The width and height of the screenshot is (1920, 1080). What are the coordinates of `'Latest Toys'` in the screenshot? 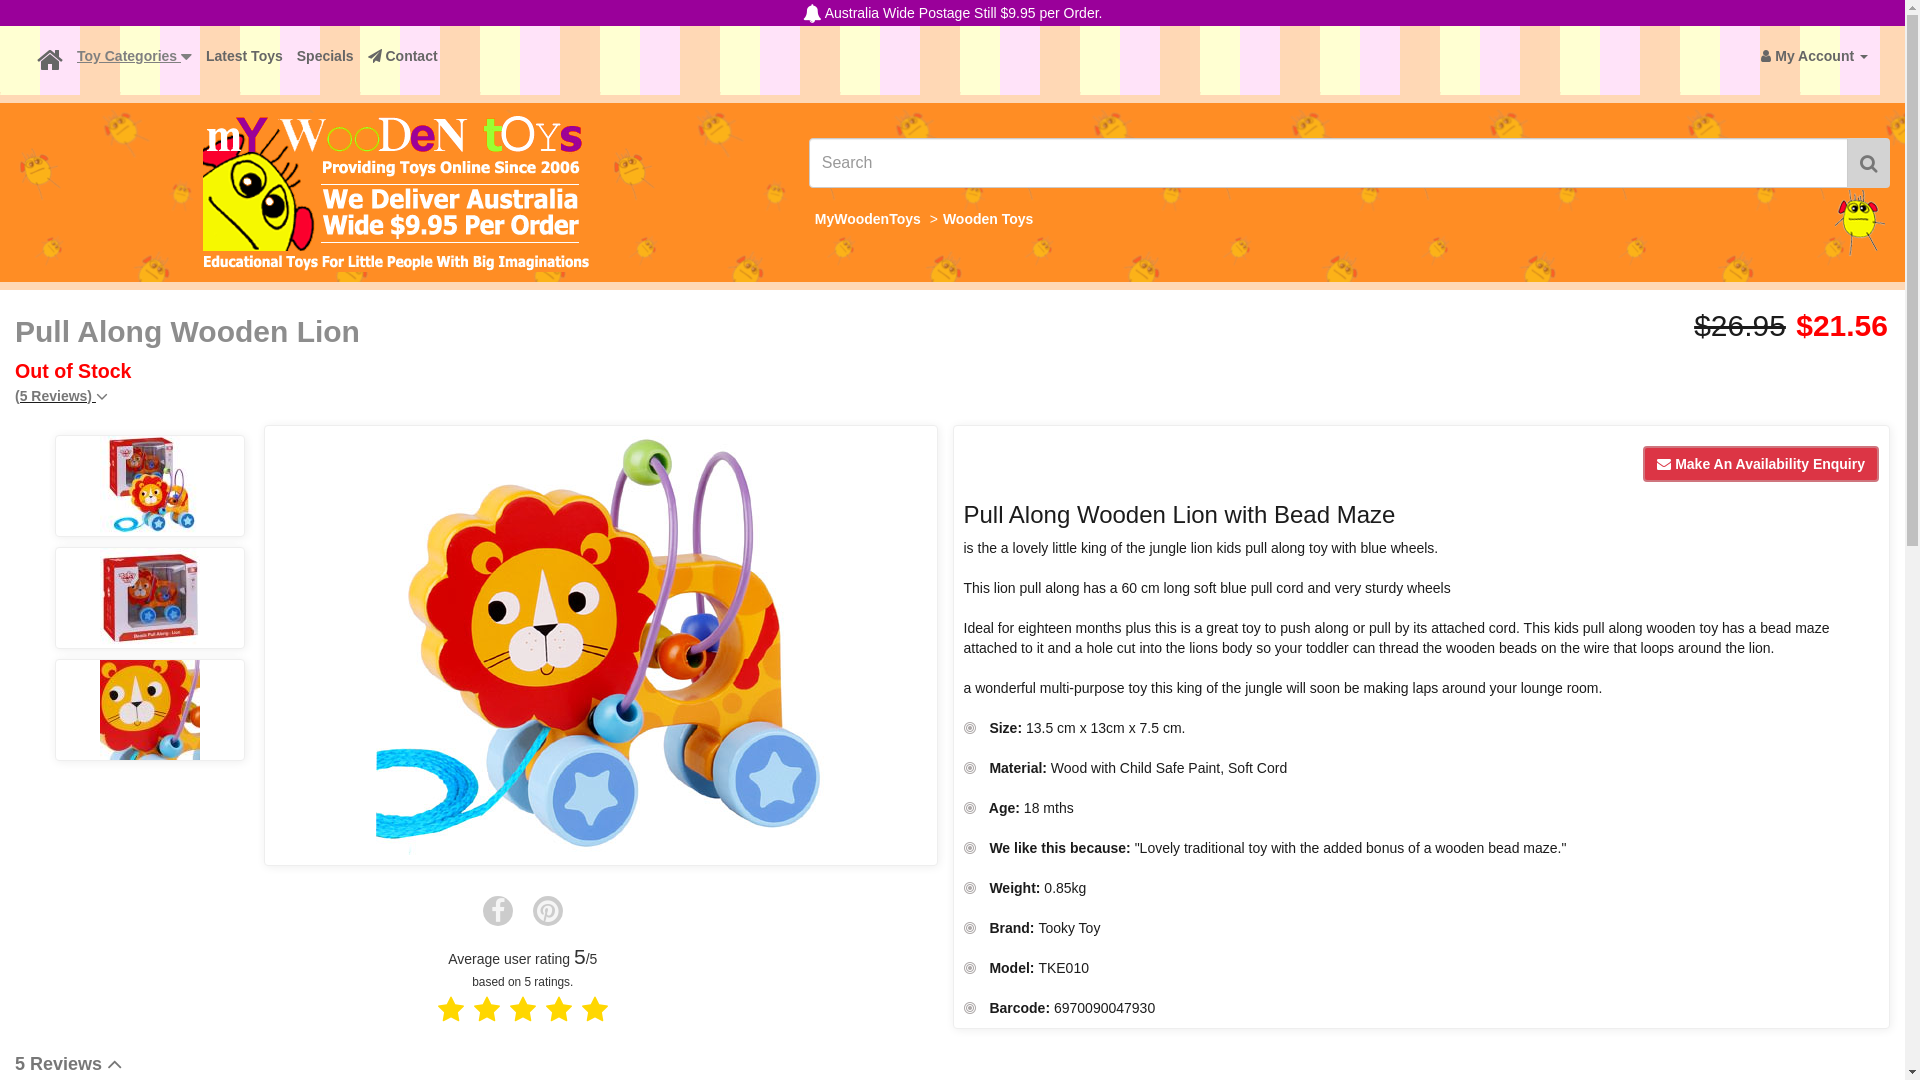 It's located at (243, 55).